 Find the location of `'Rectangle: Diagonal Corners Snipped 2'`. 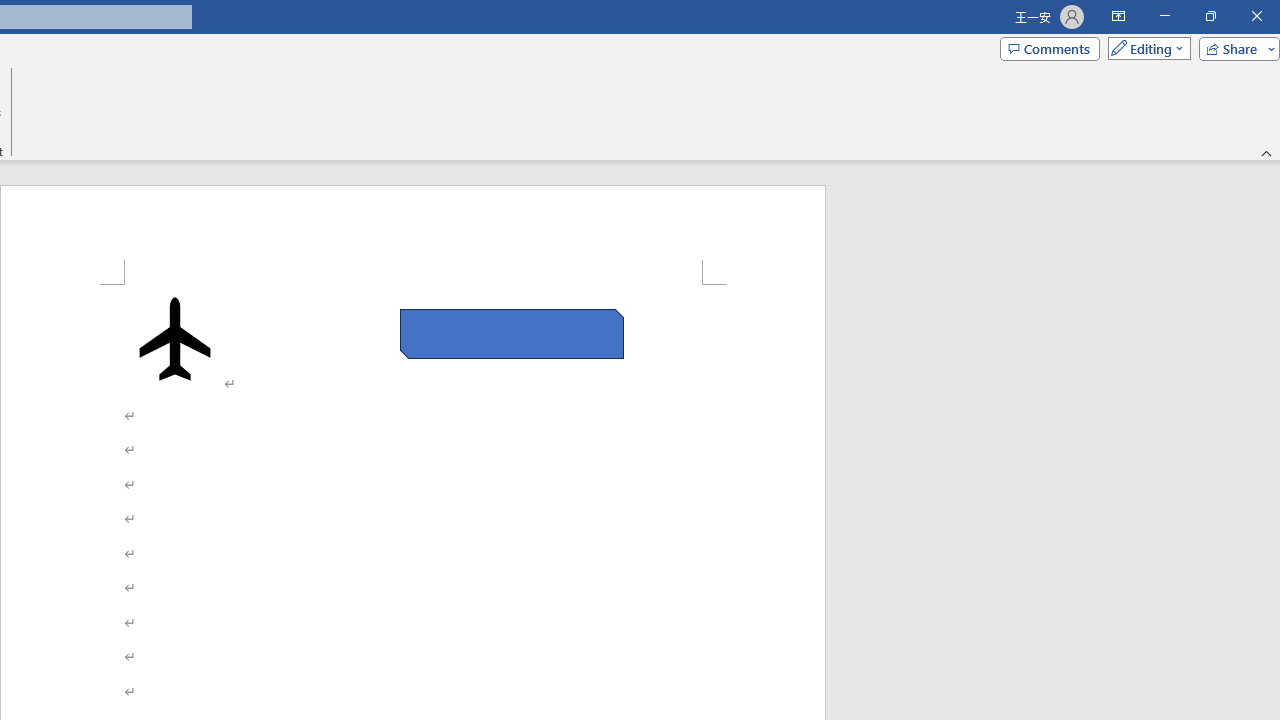

'Rectangle: Diagonal Corners Snipped 2' is located at coordinates (512, 333).